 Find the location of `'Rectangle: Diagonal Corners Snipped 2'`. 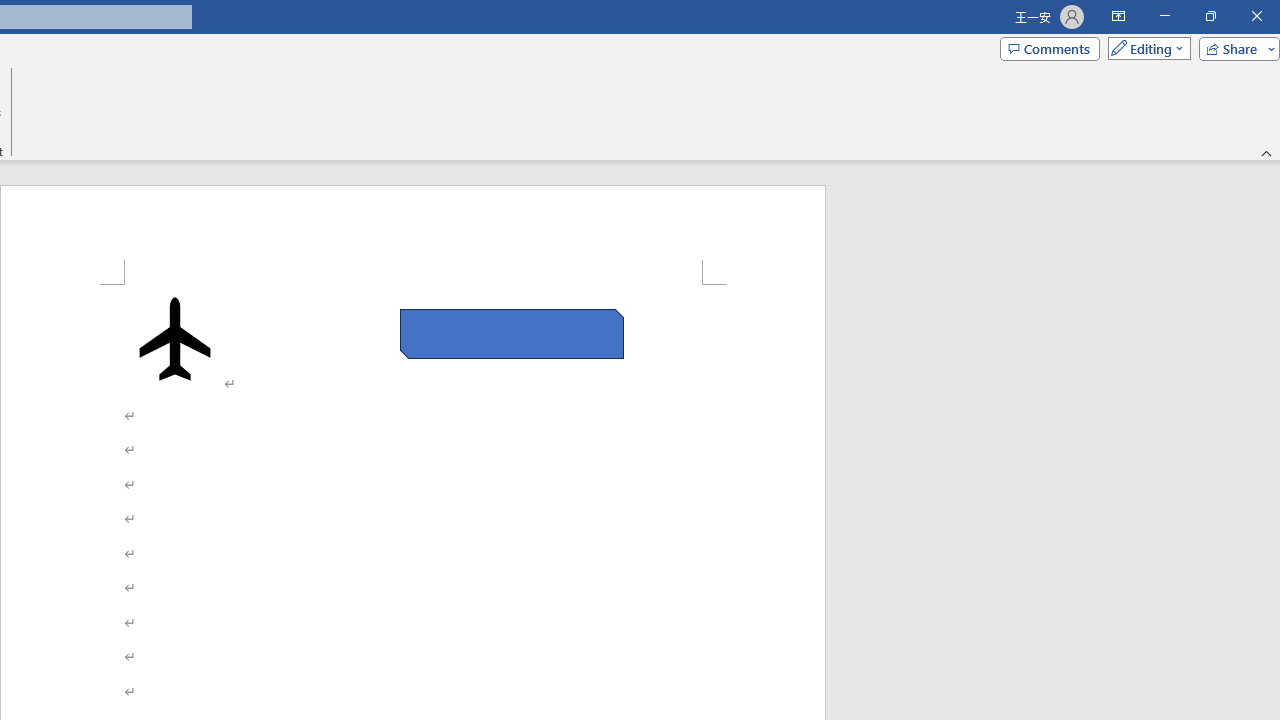

'Rectangle: Diagonal Corners Snipped 2' is located at coordinates (512, 333).